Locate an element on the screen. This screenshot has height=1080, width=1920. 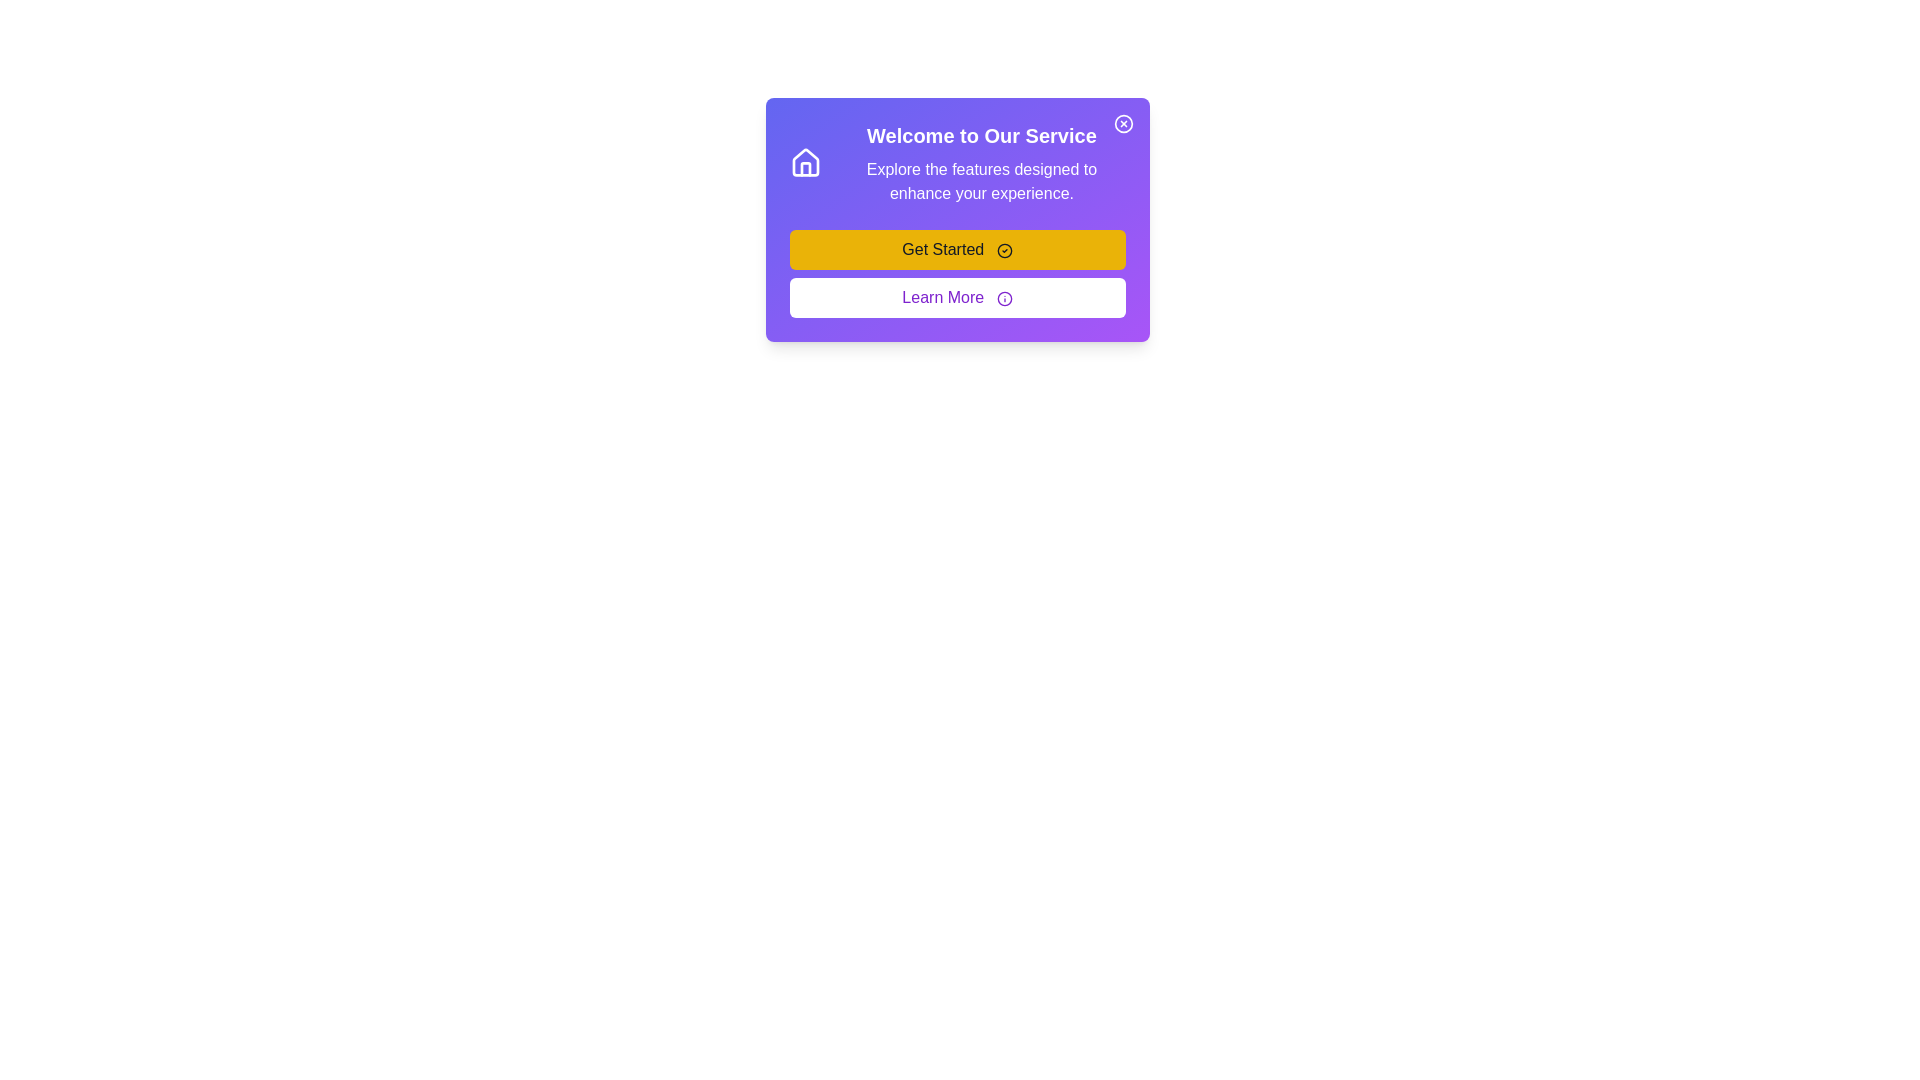
the checkmark icon within a circle, which has a yellow background and is positioned adjacent to the 'Get Started' button is located at coordinates (1004, 249).